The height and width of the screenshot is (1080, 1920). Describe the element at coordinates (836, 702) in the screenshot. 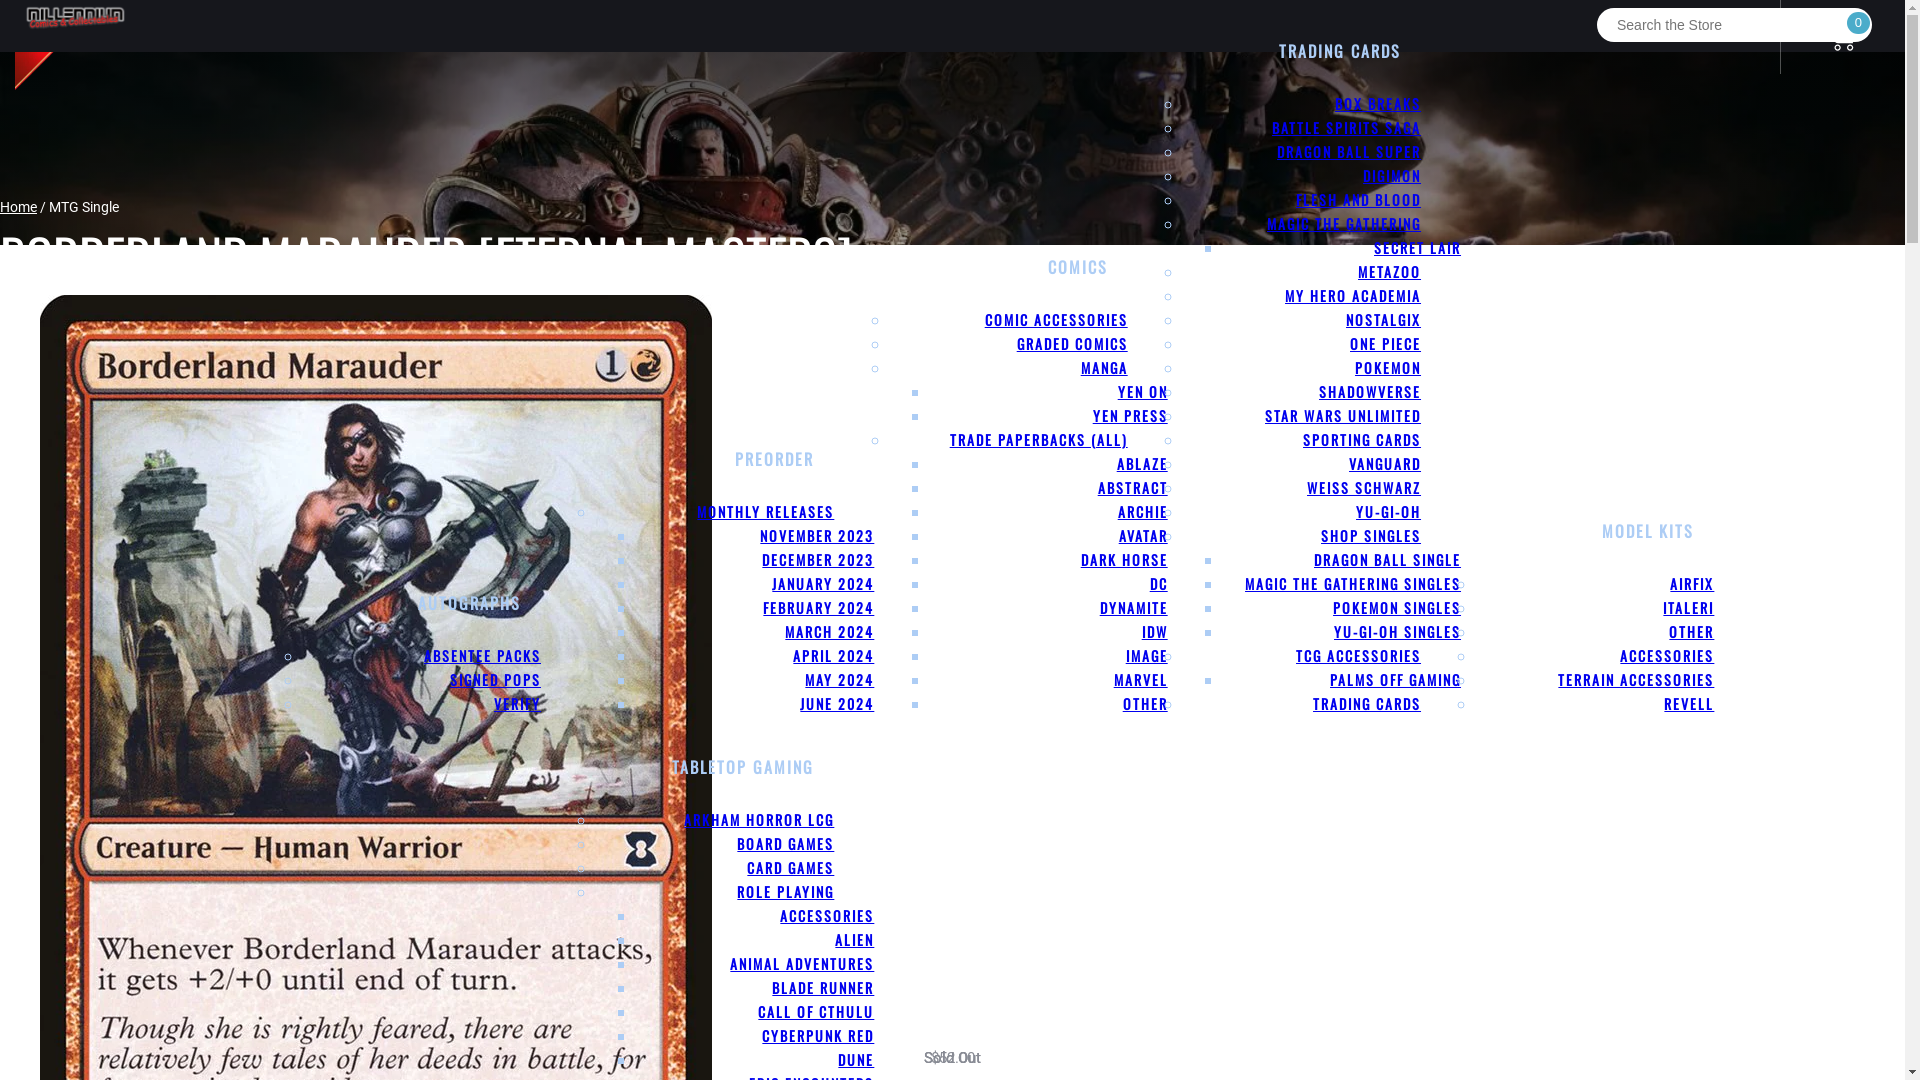

I see `'JUNE 2024'` at that location.